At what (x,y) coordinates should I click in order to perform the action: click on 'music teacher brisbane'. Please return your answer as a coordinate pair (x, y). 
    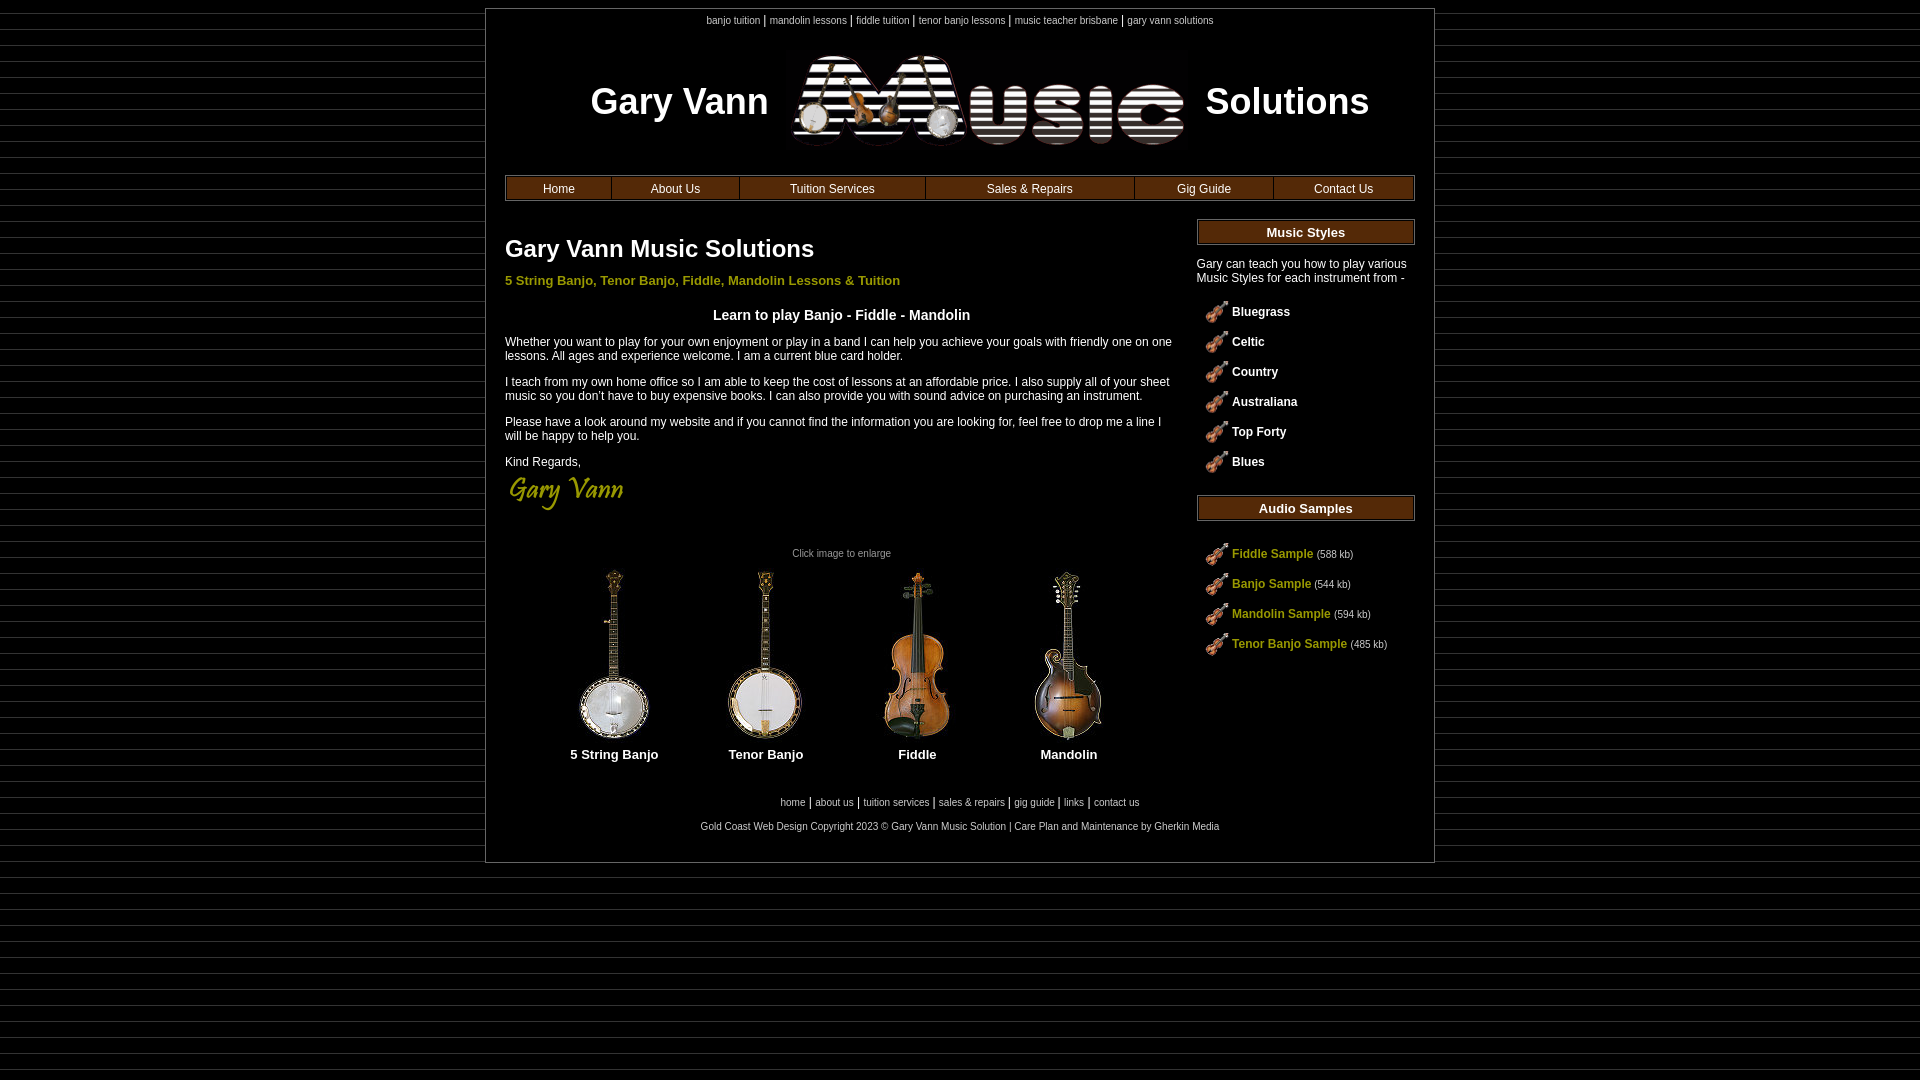
    Looking at the image, I should click on (1067, 20).